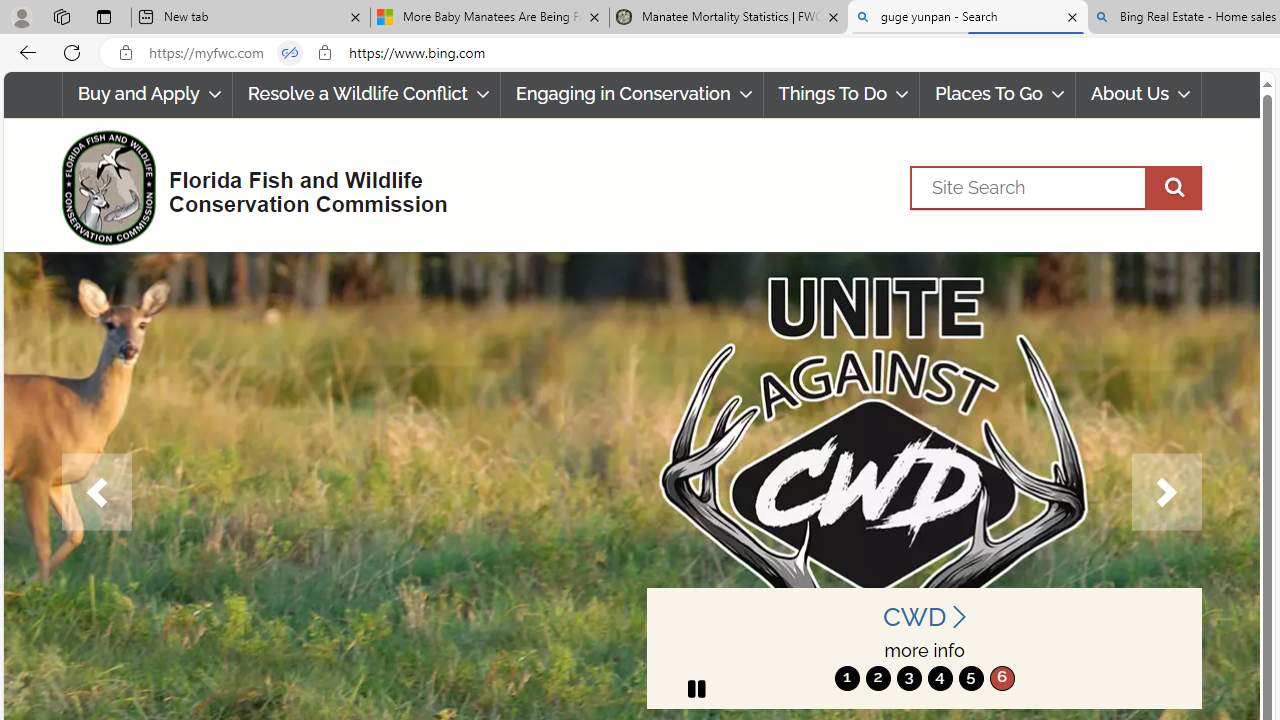 This screenshot has width=1280, height=720. I want to click on 'move to slide 4', so click(939, 677).